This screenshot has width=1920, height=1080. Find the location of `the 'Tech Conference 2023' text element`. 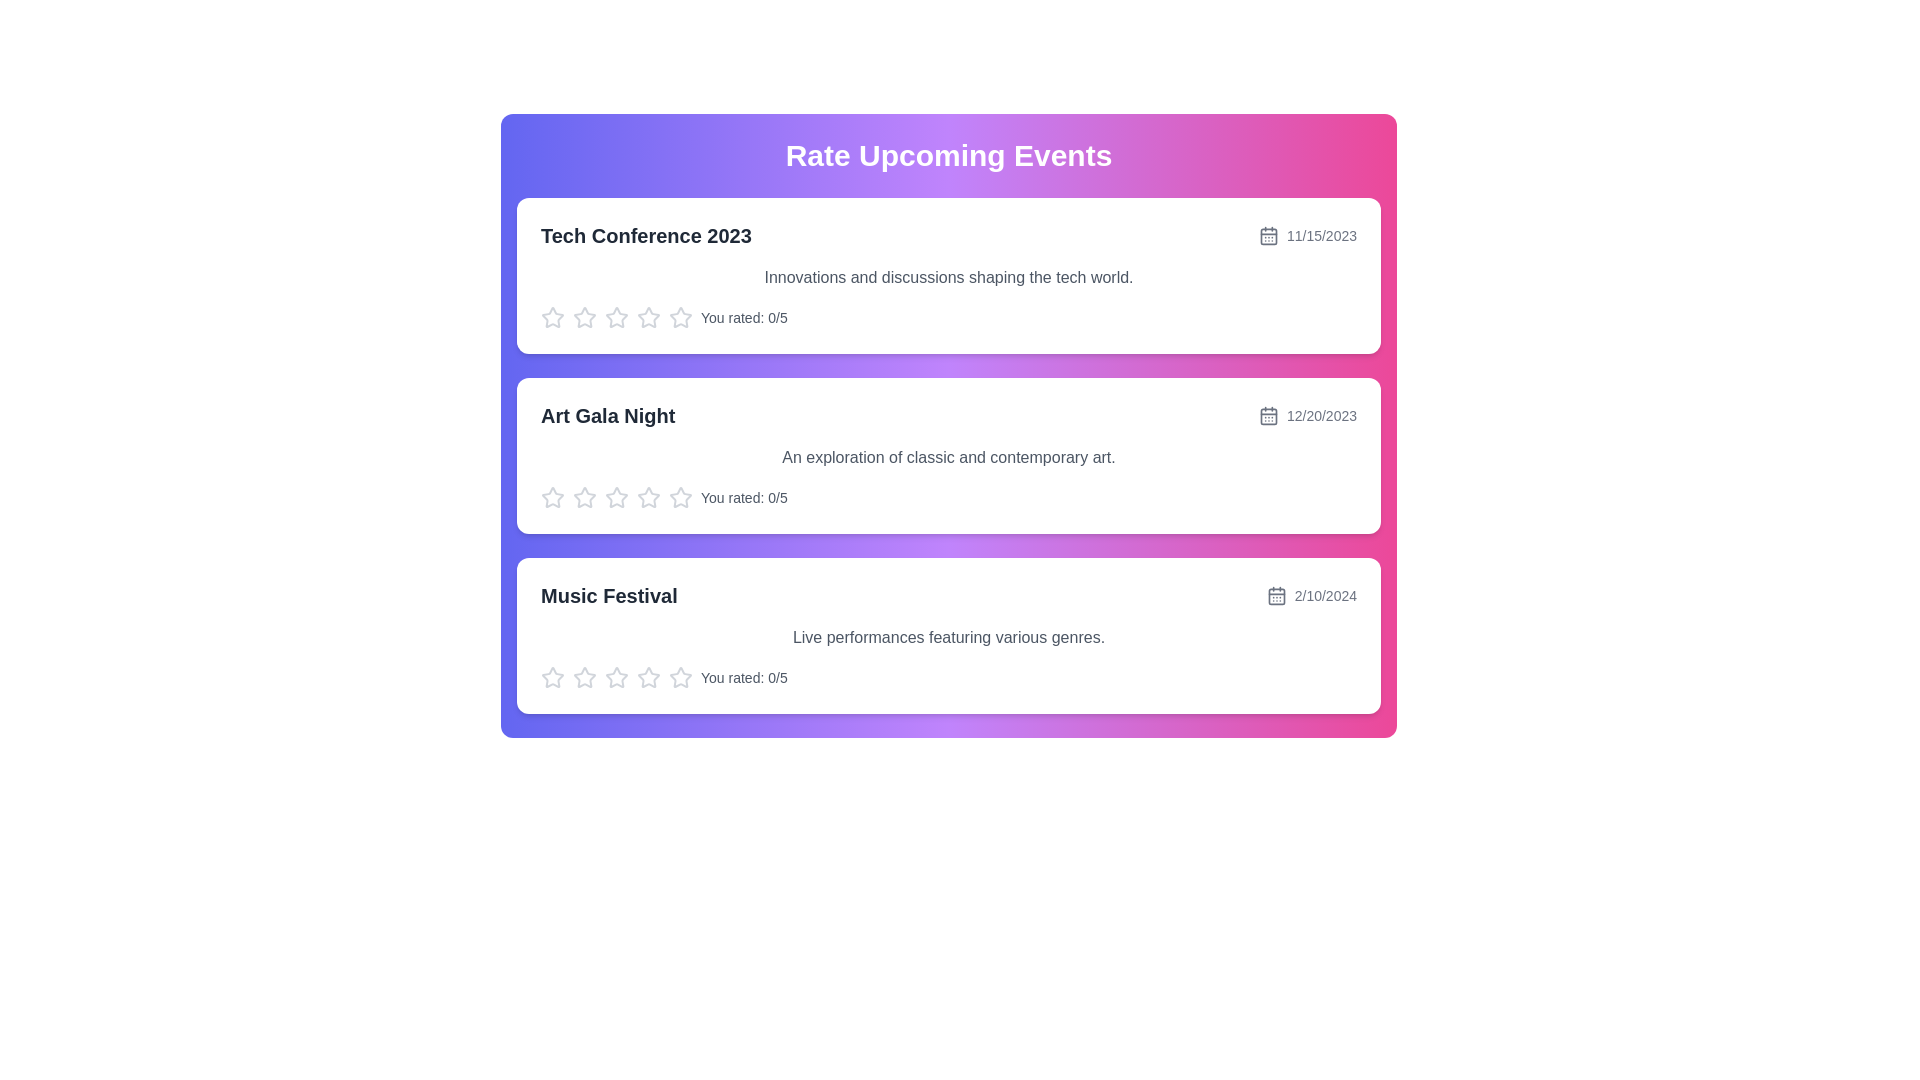

the 'Tech Conference 2023' text element is located at coordinates (646, 234).